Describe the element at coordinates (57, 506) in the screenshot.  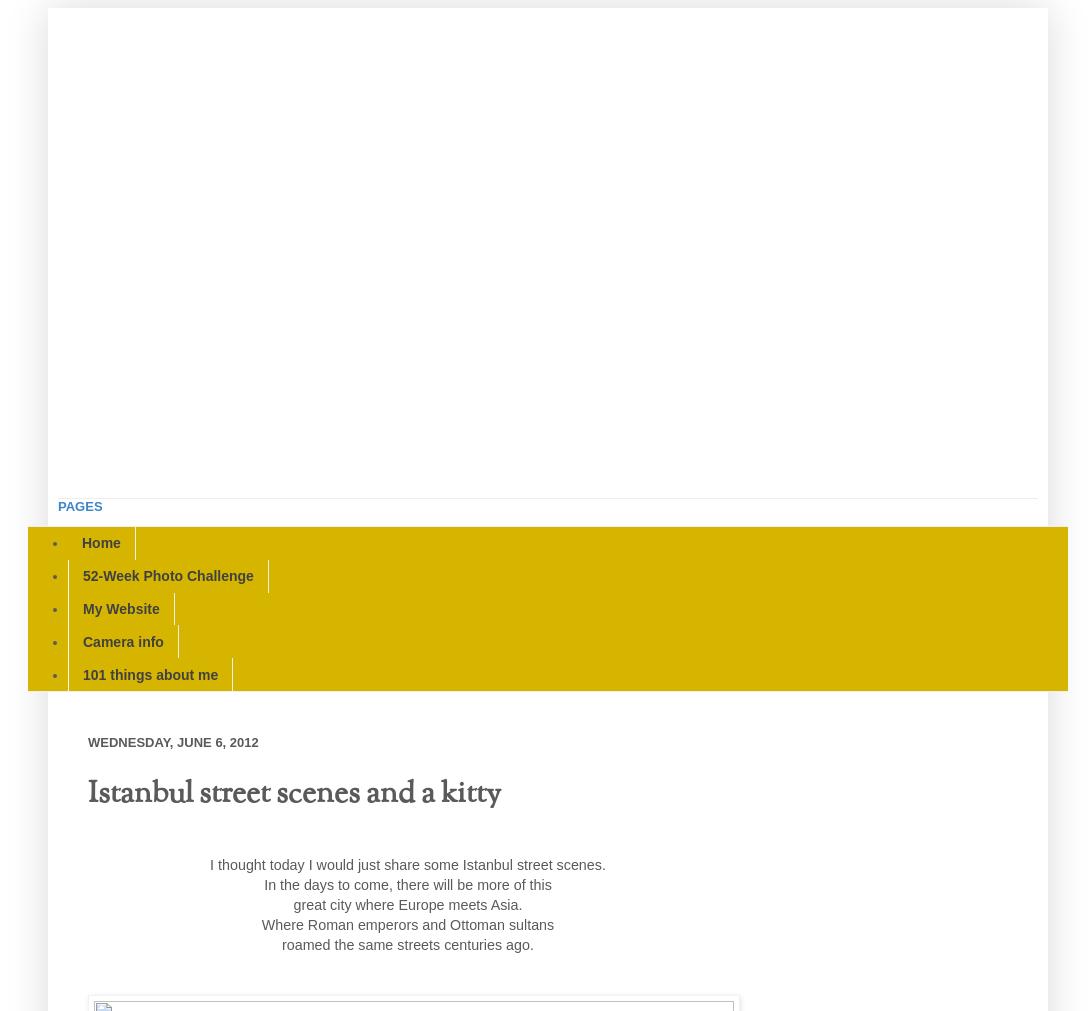
I see `'Pages'` at that location.